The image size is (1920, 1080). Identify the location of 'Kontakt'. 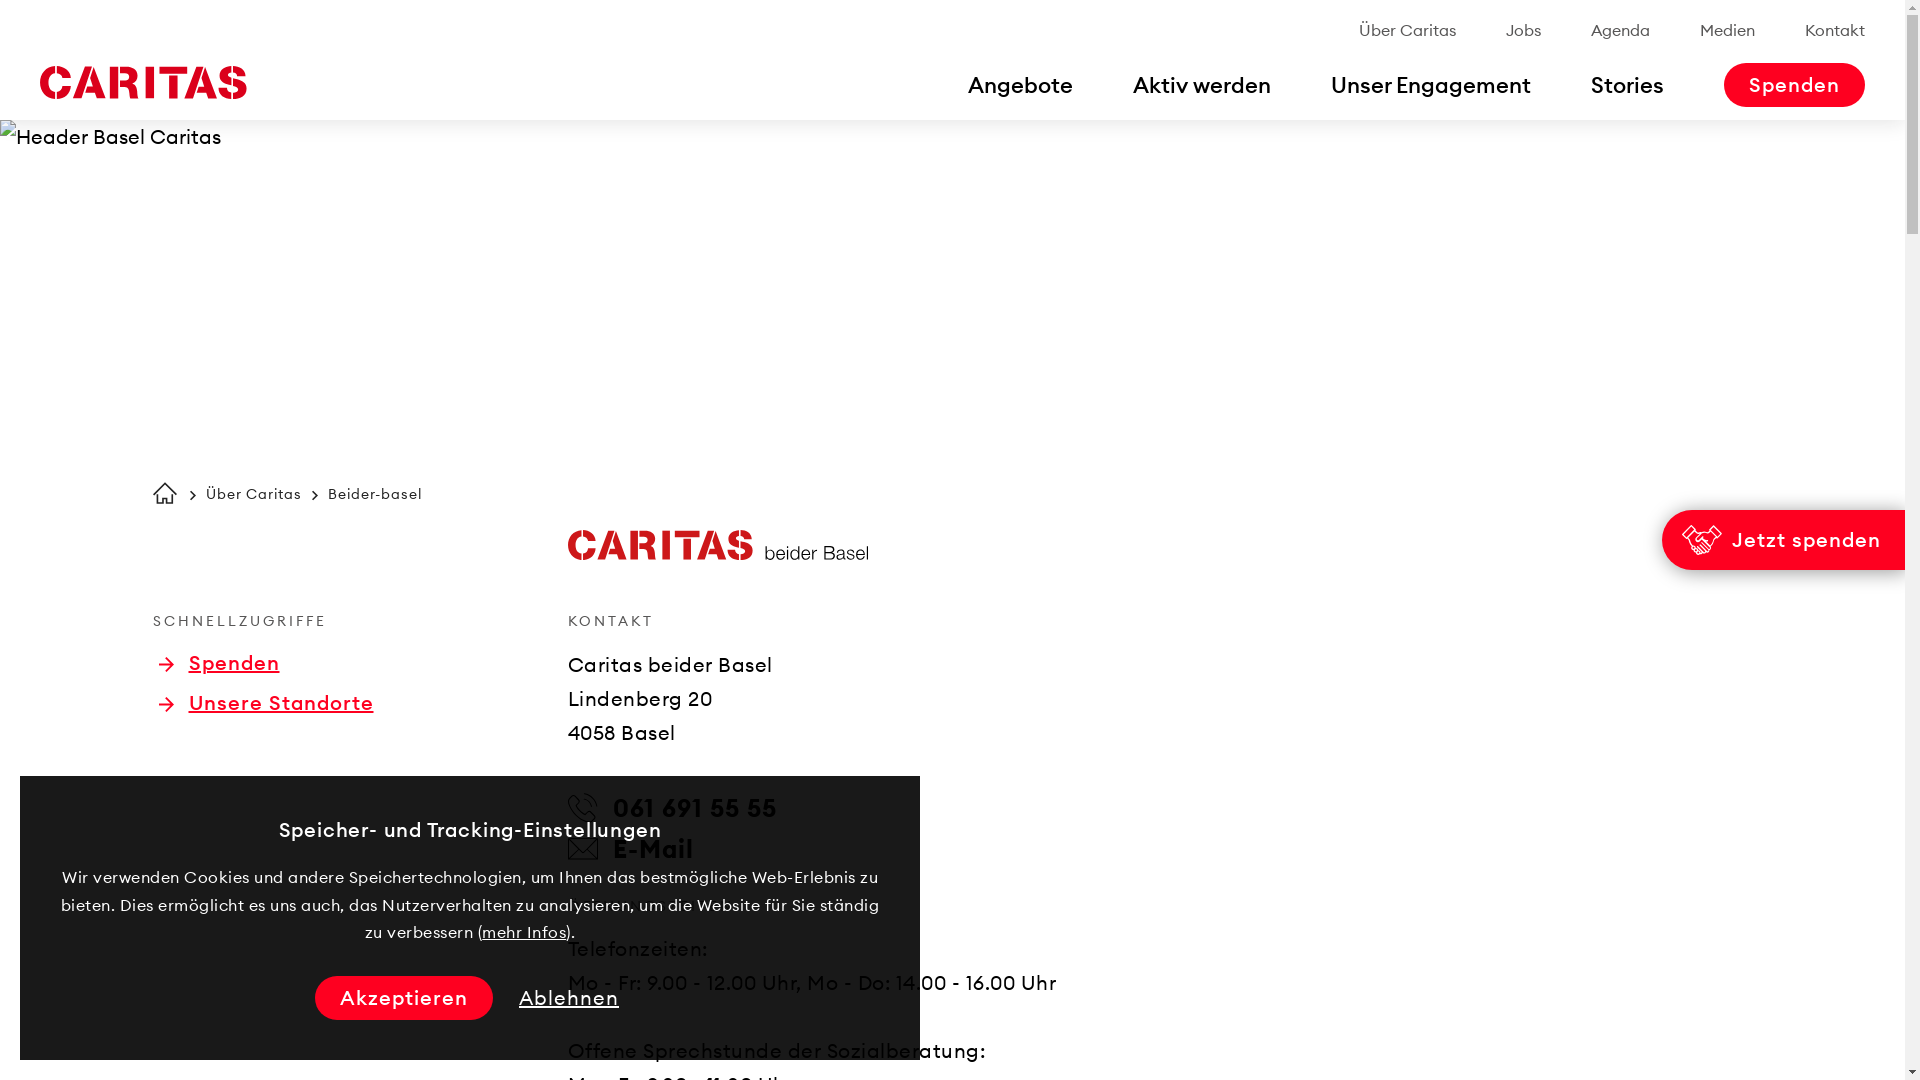
(1834, 30).